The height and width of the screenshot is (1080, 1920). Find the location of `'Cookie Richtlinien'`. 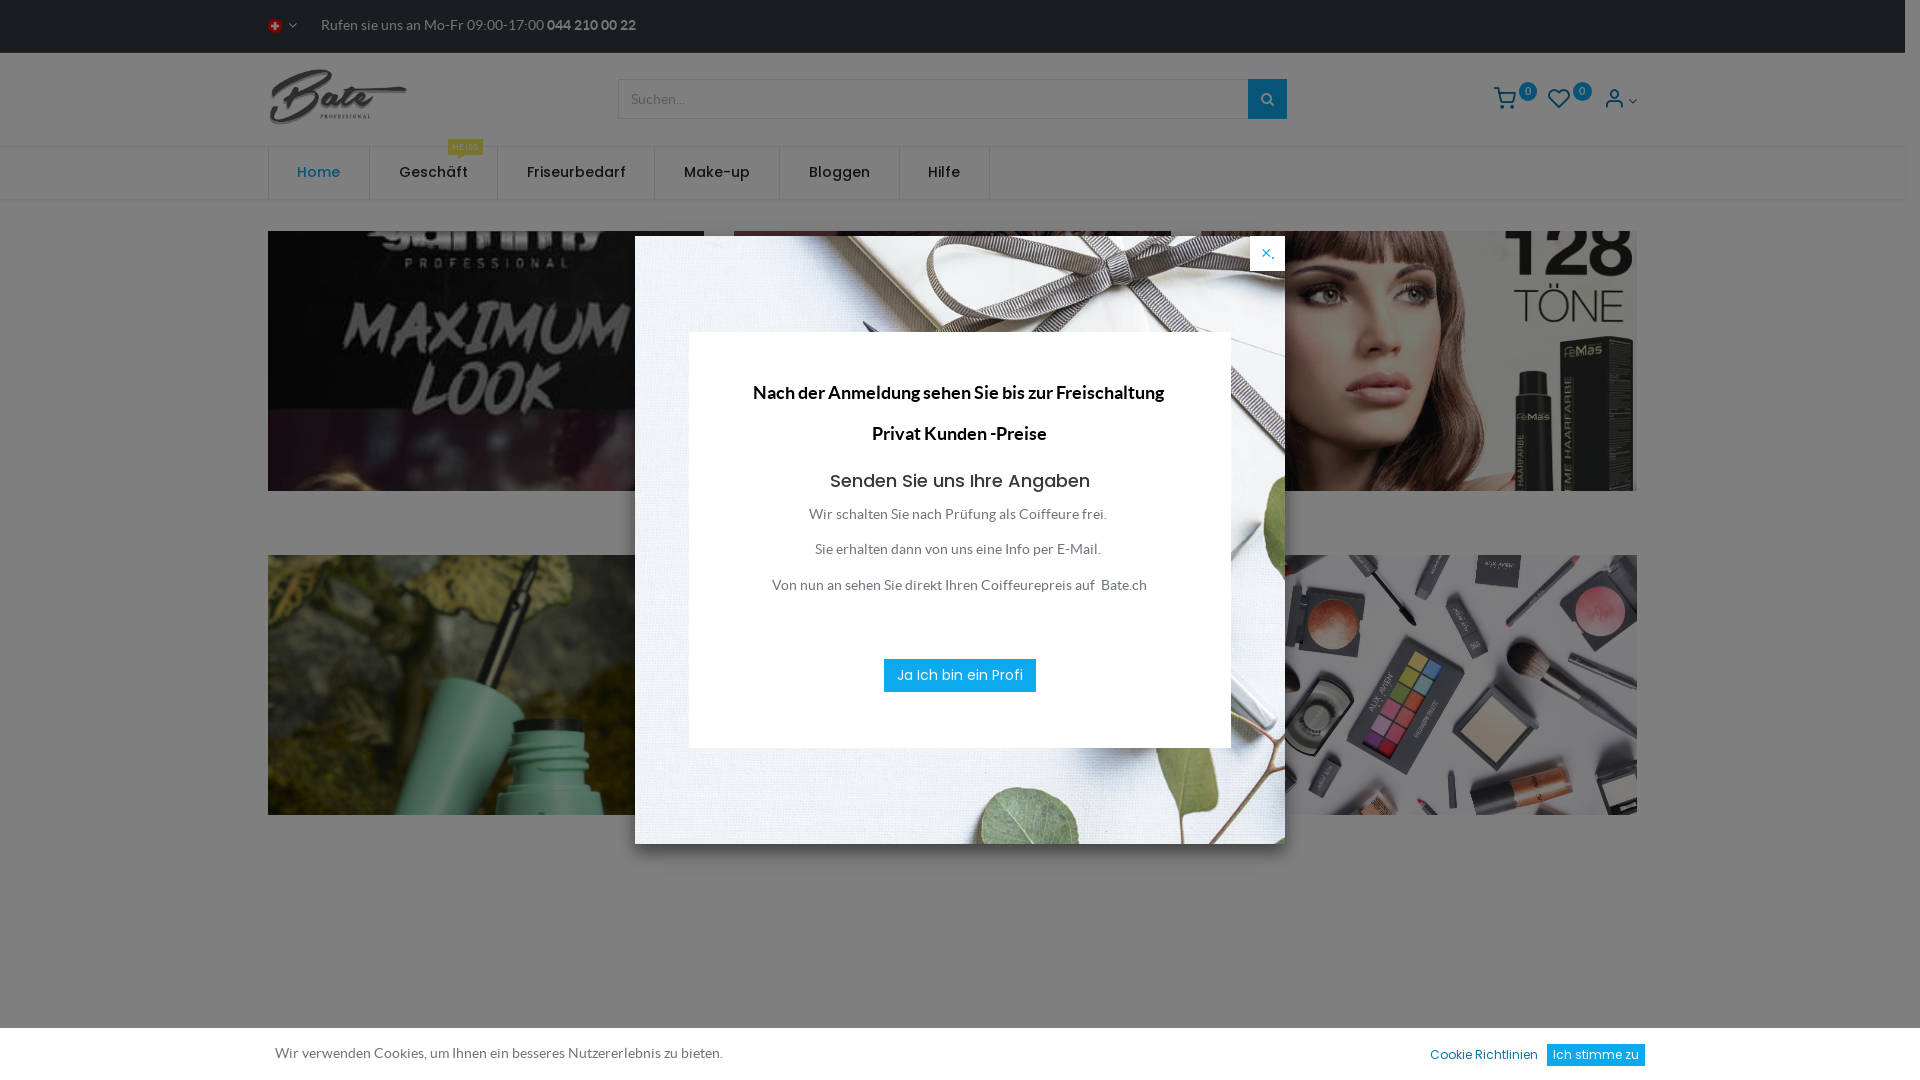

'Cookie Richtlinien' is located at coordinates (1483, 1054).